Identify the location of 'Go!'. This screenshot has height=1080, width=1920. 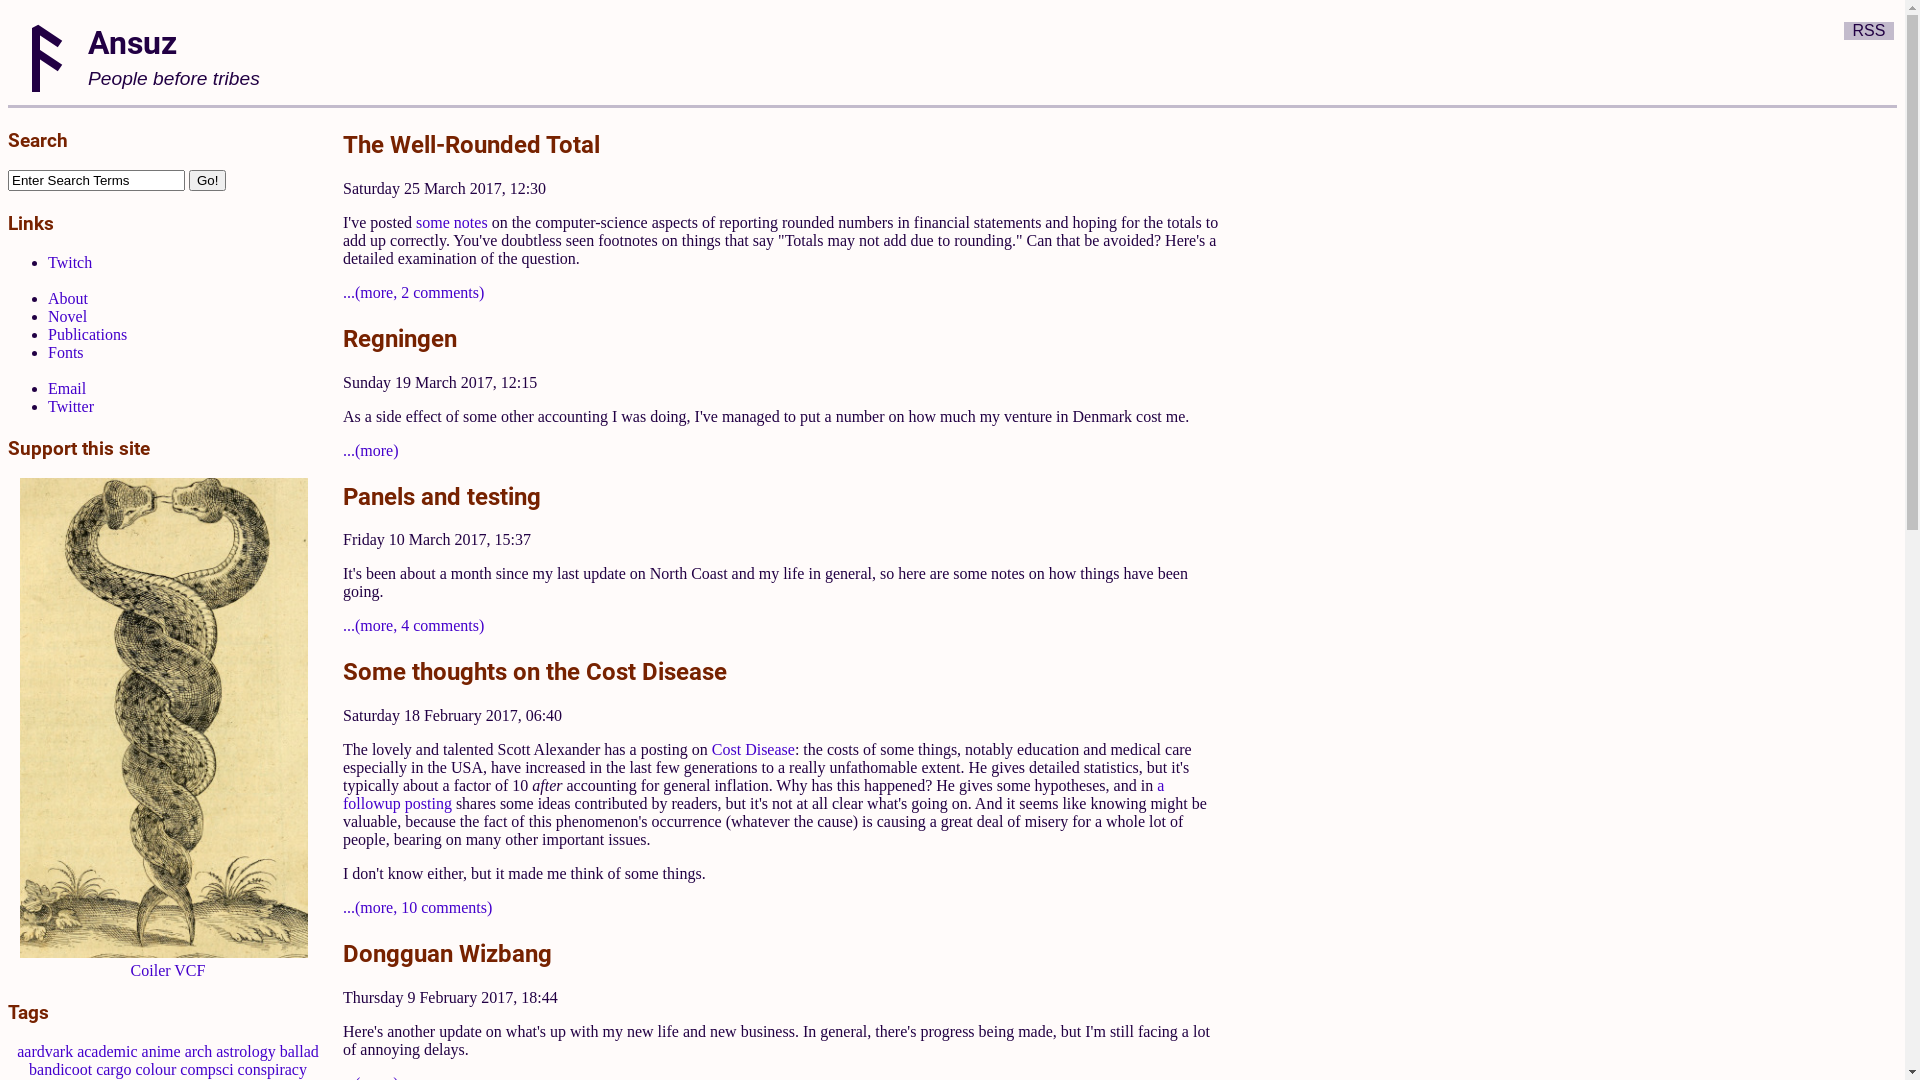
(207, 180).